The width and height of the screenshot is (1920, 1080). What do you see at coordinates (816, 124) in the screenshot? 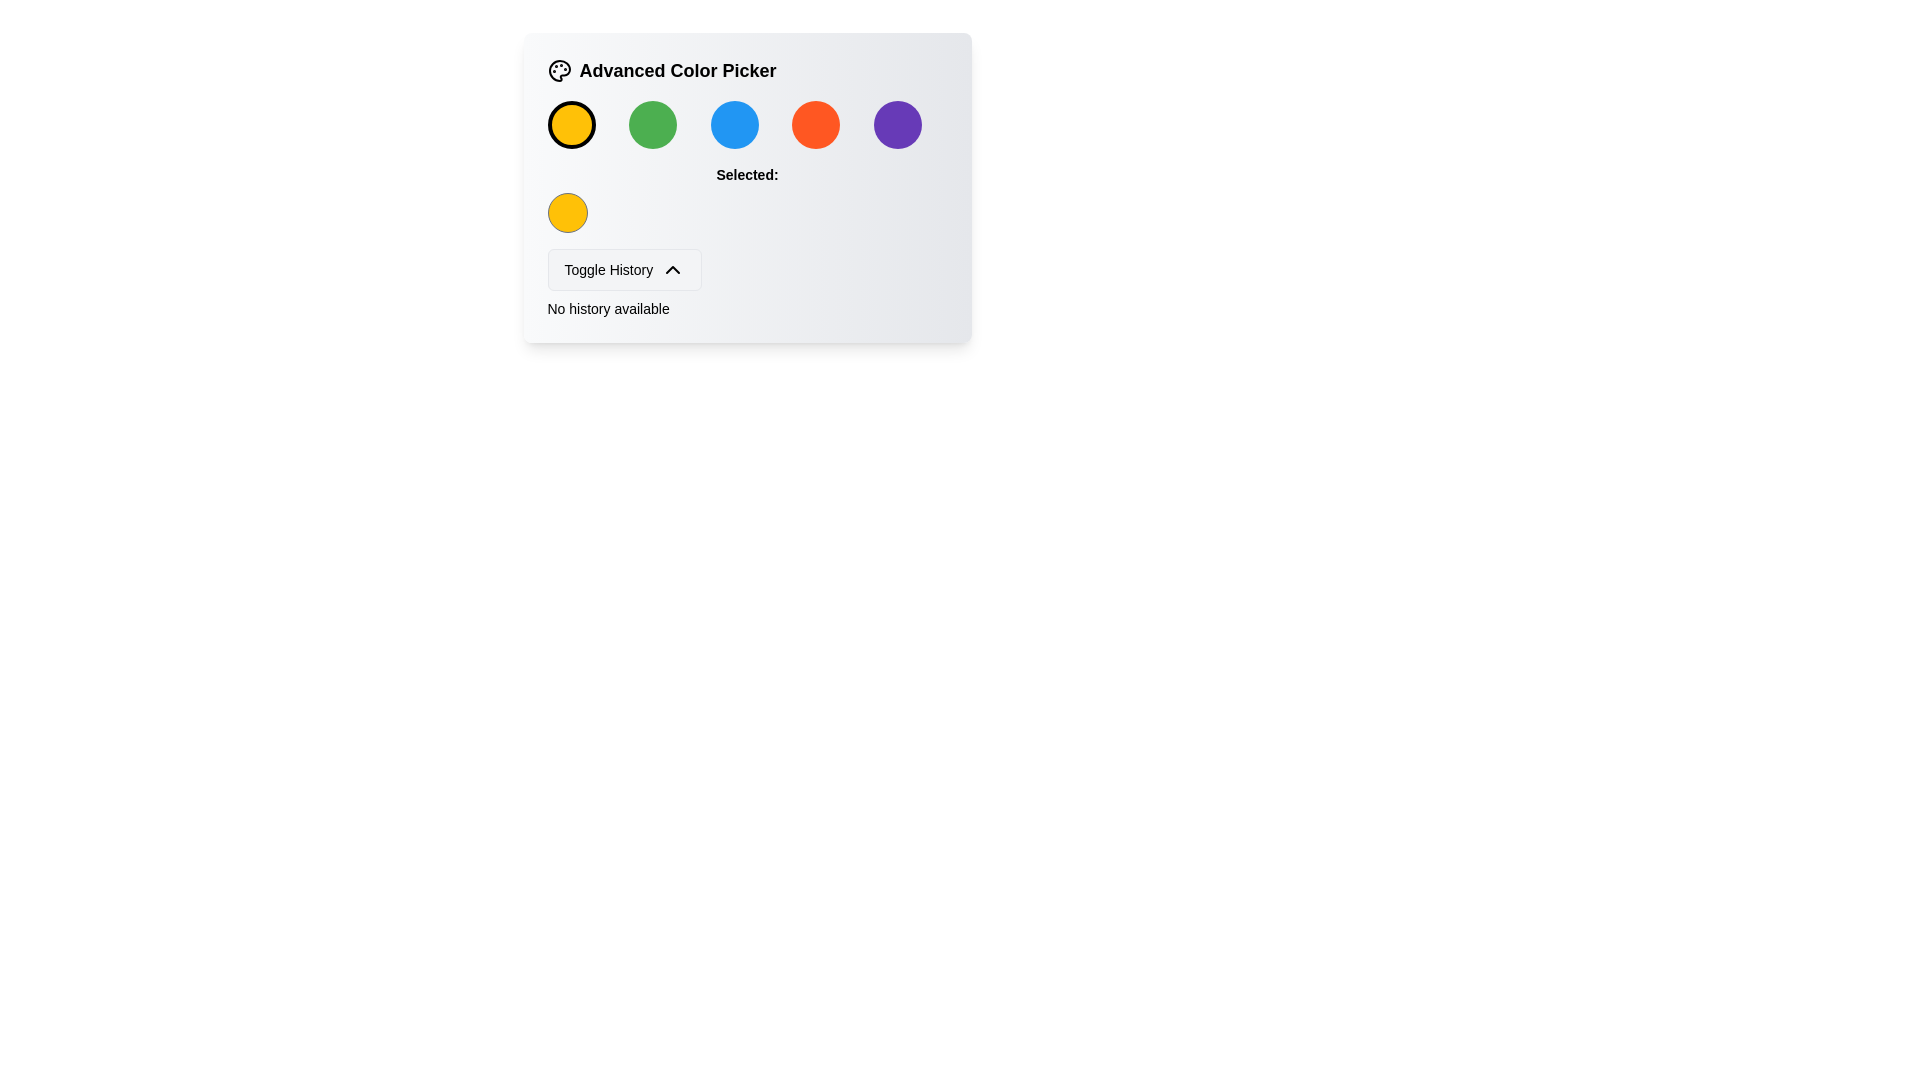
I see `the fourth circular button in the Advanced Color Picker` at bounding box center [816, 124].